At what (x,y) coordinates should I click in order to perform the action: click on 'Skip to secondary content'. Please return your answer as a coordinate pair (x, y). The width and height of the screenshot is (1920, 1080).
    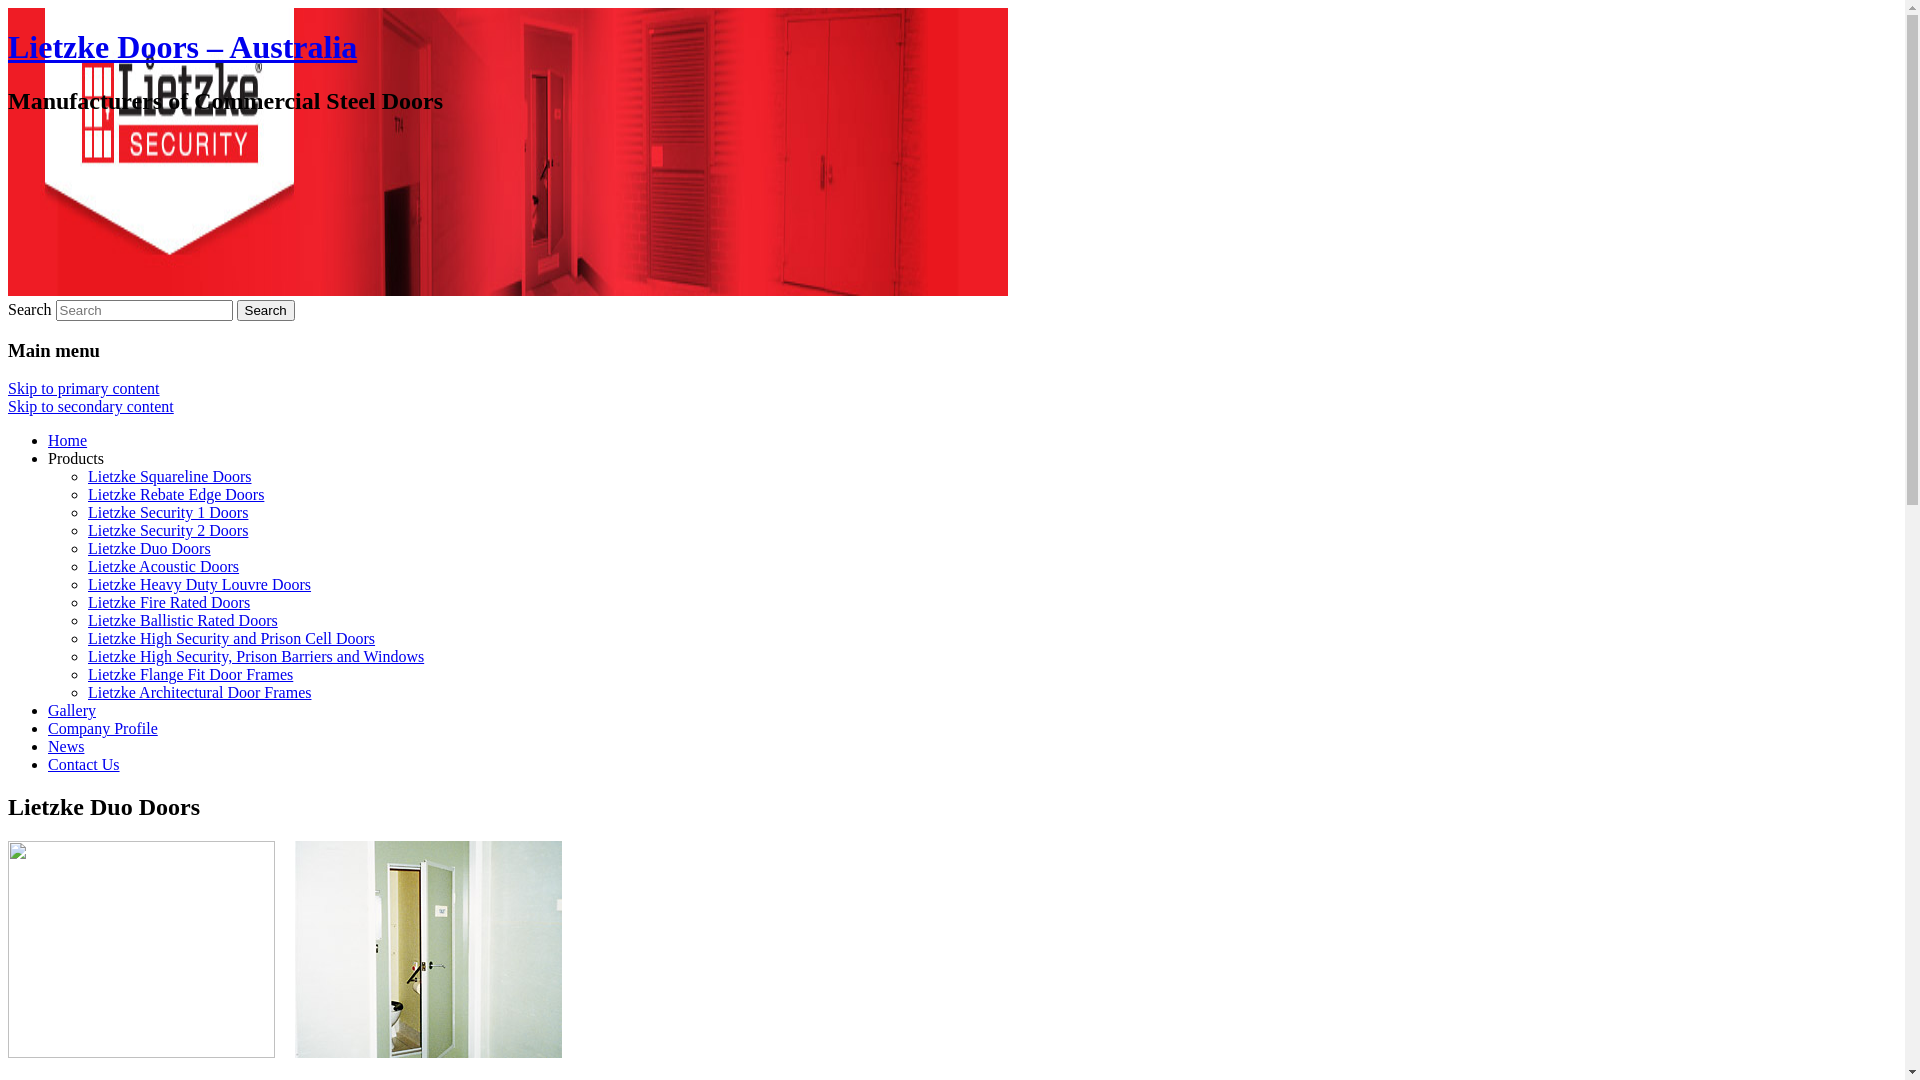
    Looking at the image, I should click on (90, 405).